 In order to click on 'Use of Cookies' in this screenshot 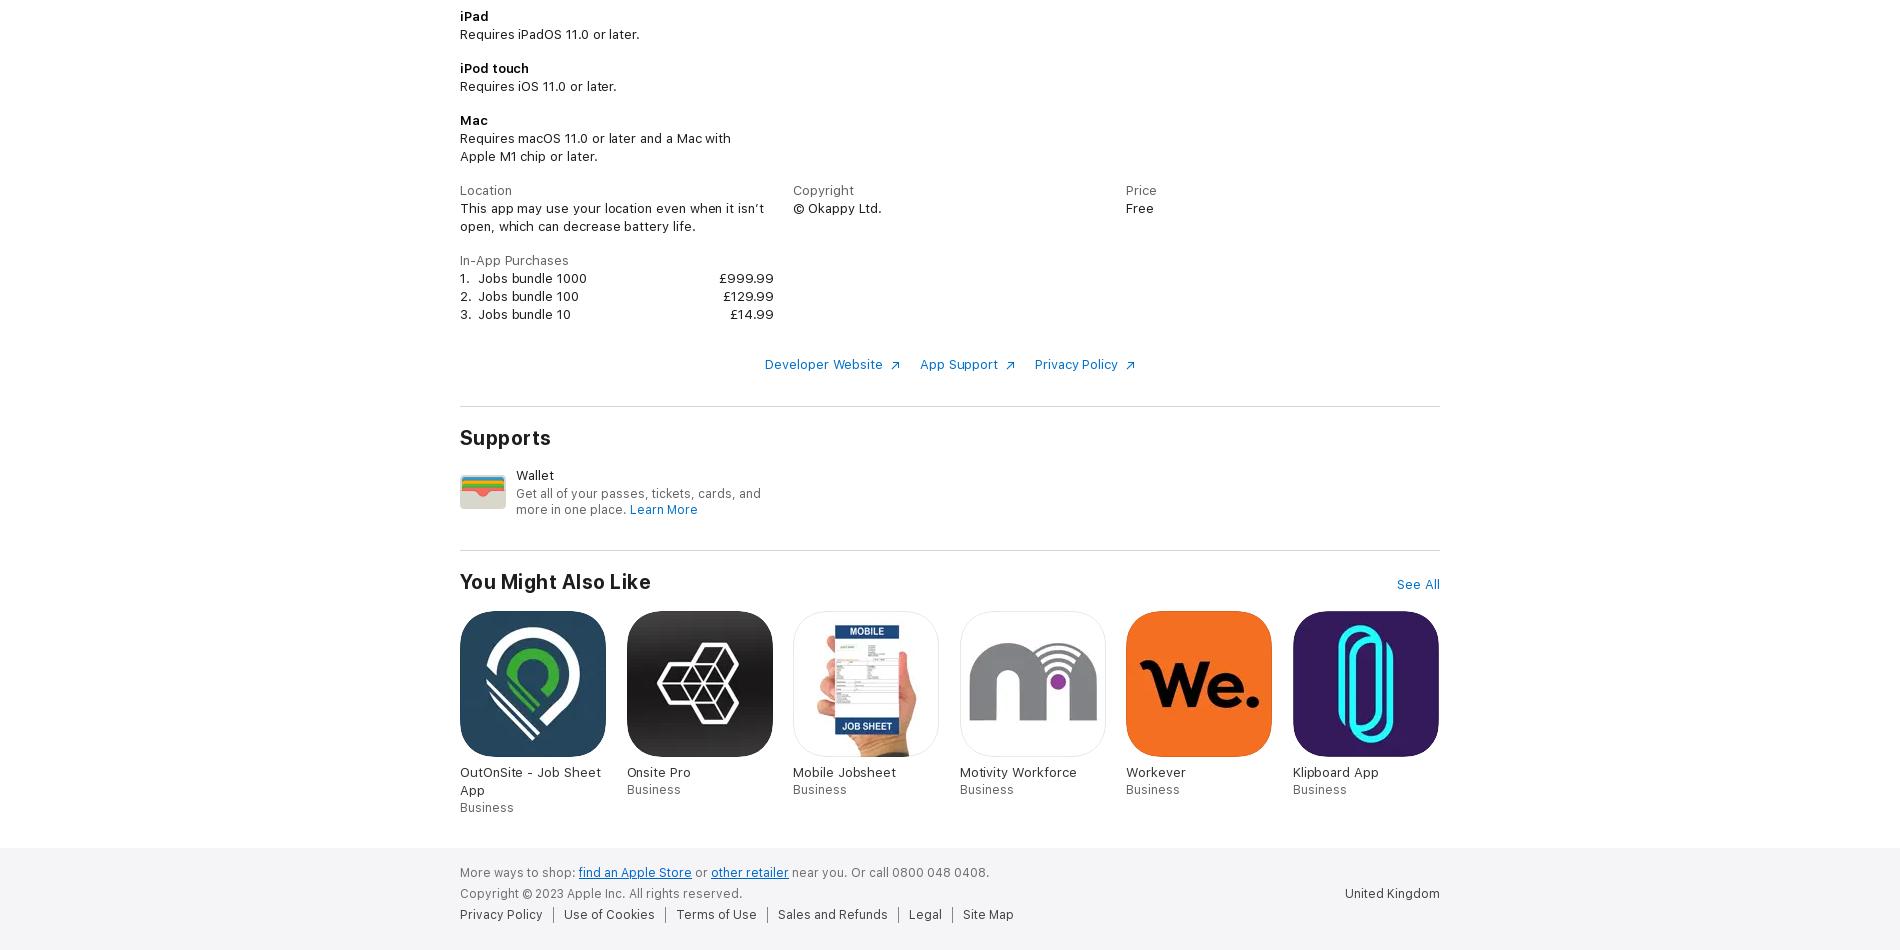, I will do `click(609, 912)`.